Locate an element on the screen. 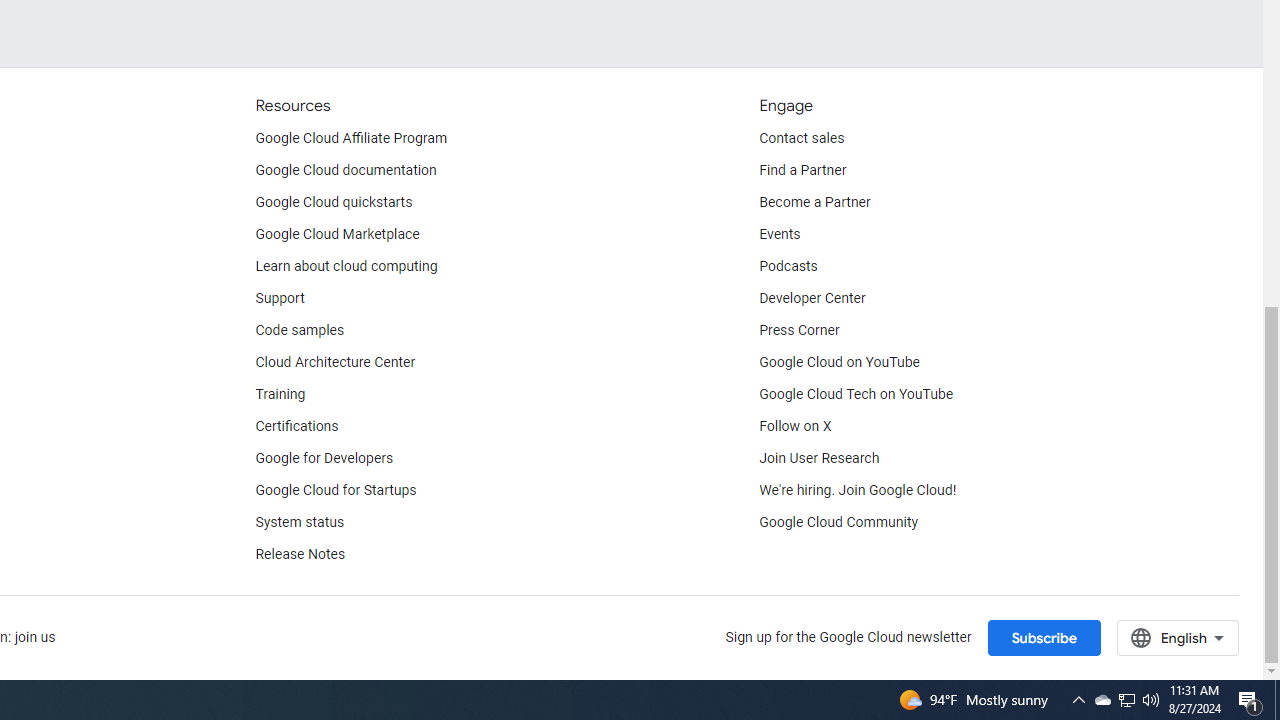 The width and height of the screenshot is (1280, 720). 'Google Cloud for Startups' is located at coordinates (336, 491).